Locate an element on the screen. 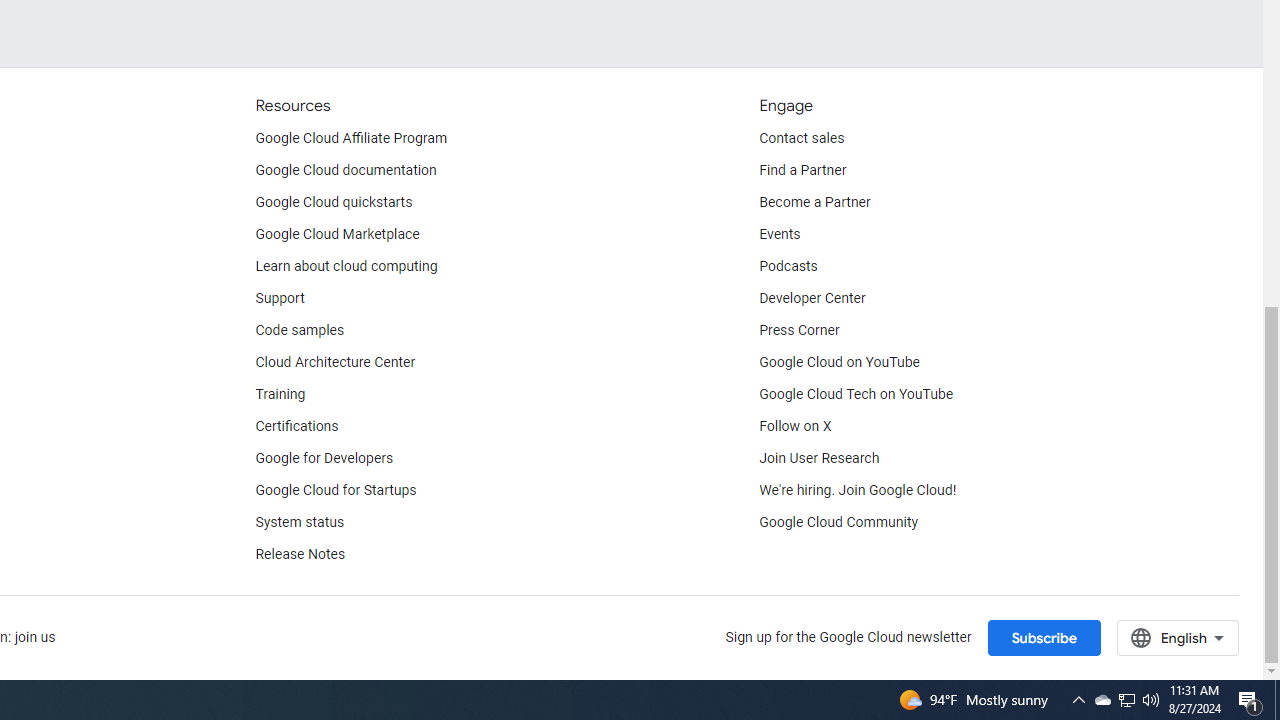 The width and height of the screenshot is (1280, 720). 'Google Cloud for Startups' is located at coordinates (336, 491).